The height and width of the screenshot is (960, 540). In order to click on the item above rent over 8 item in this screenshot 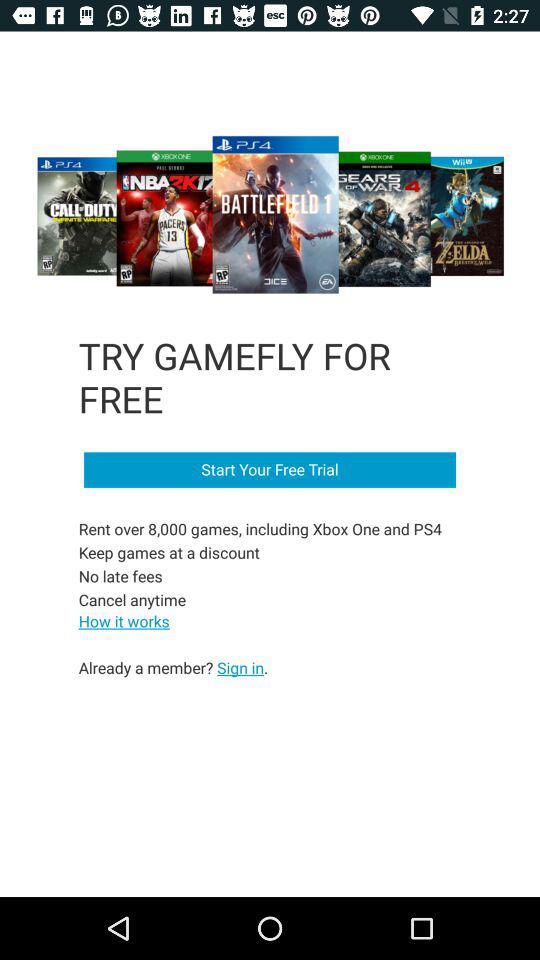, I will do `click(270, 470)`.